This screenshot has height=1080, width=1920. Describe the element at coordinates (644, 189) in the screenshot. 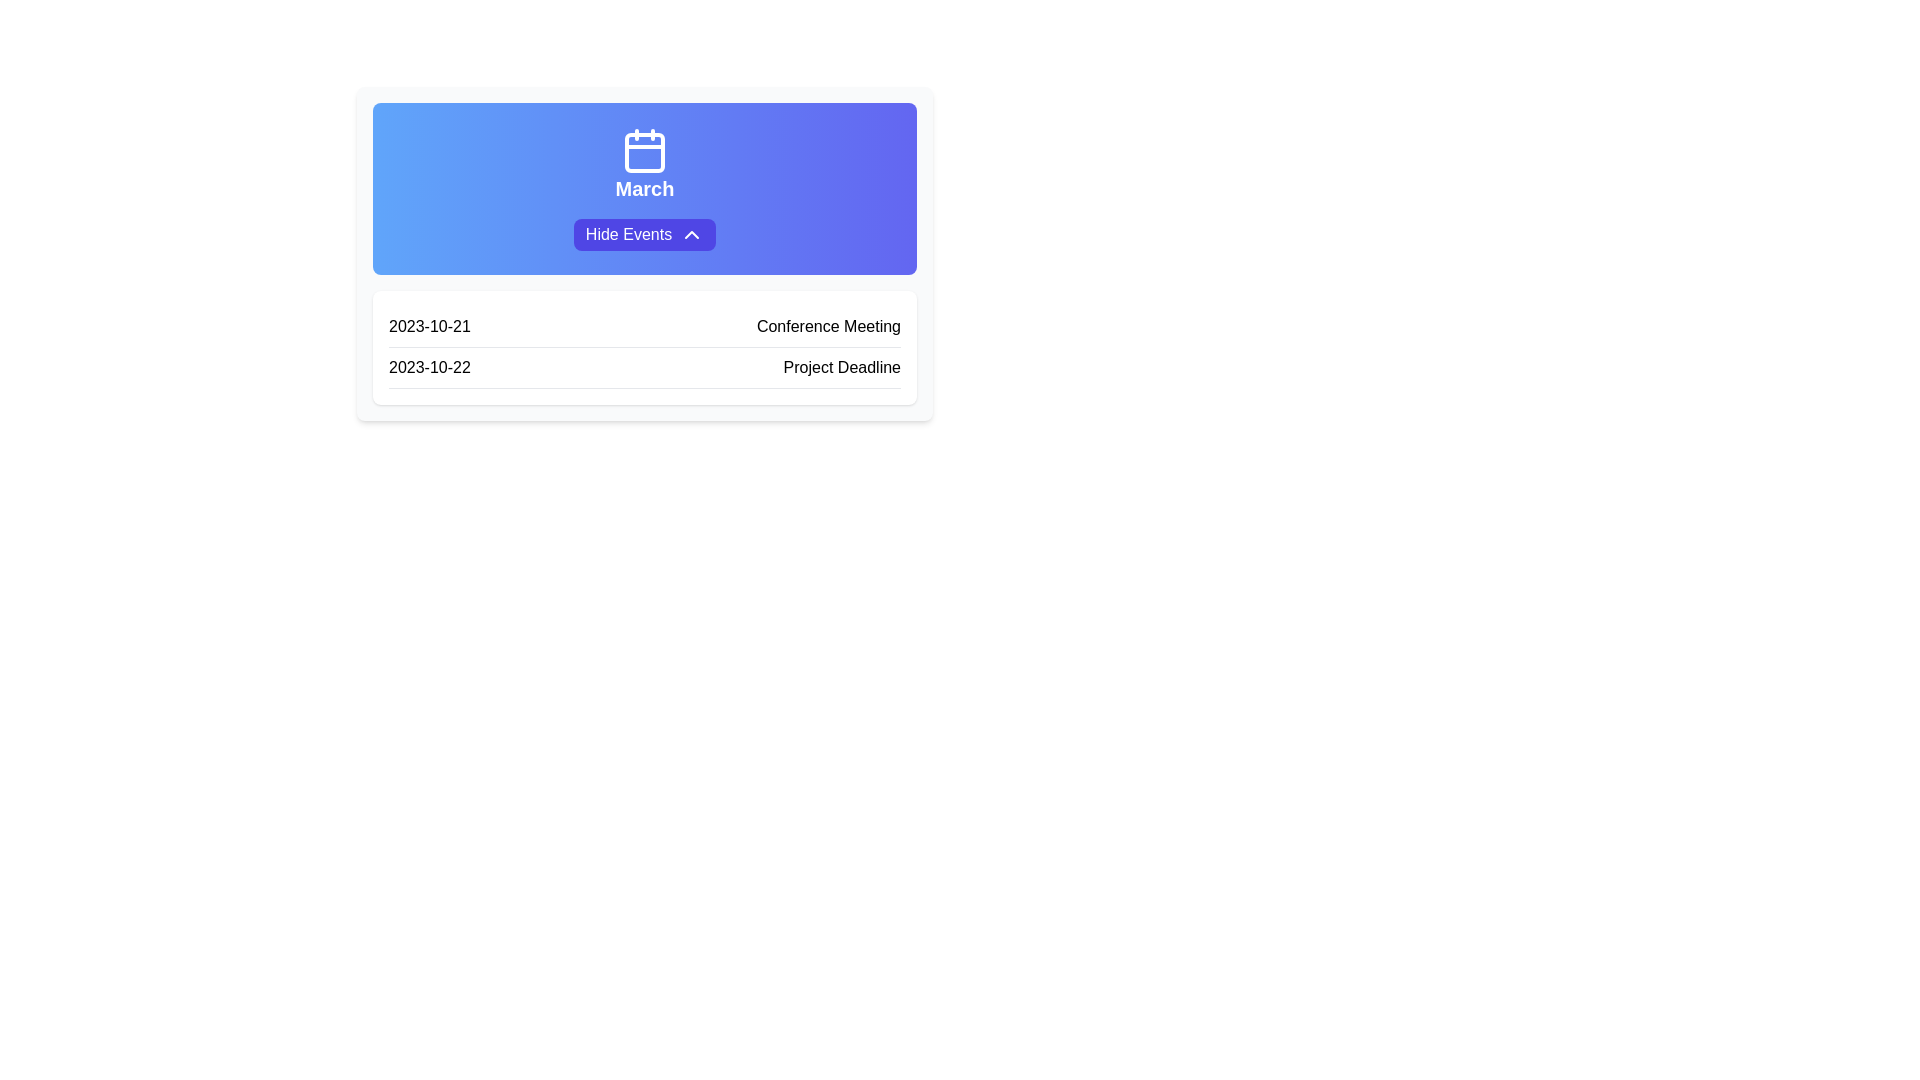

I see `the text label indicating the month 'March', which is located below a calendar icon and above the 'Hide Events' button within a blue gradient panel` at that location.